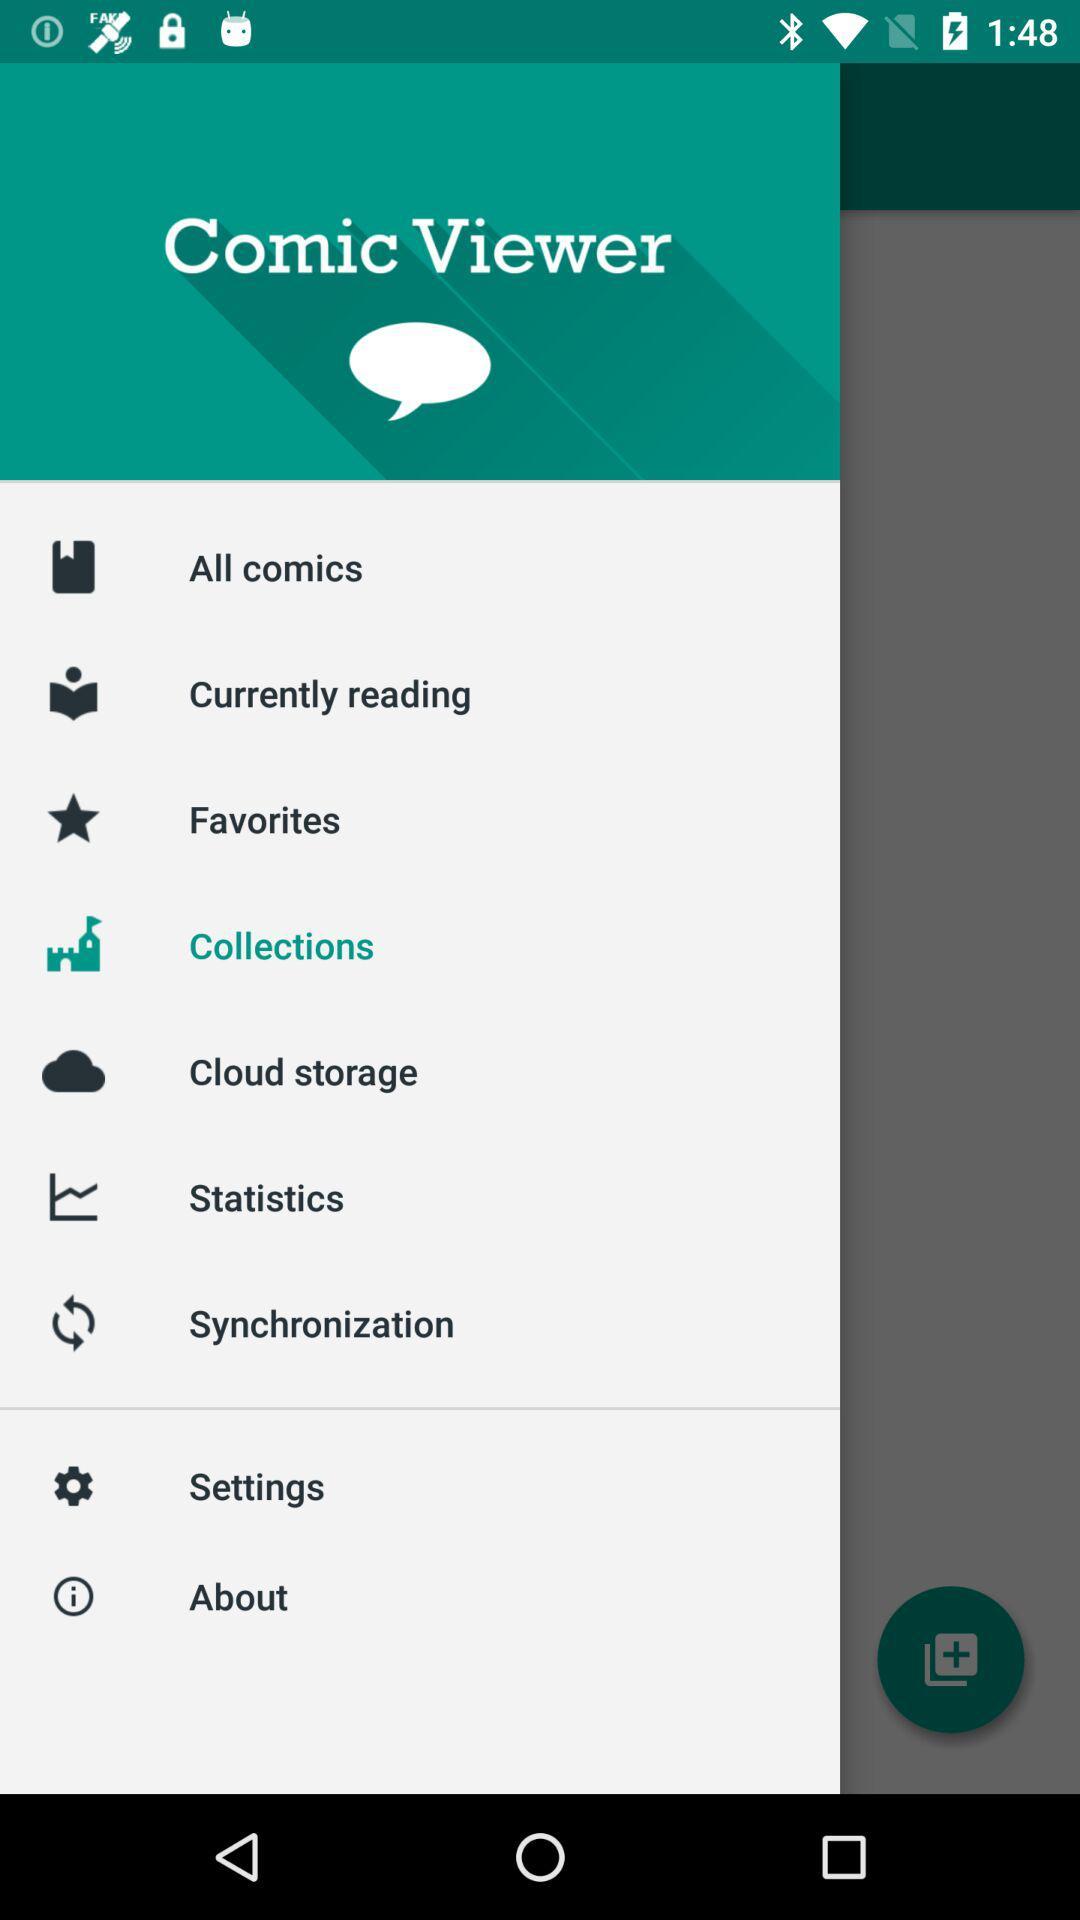  I want to click on the icon which is above cloud storage, so click(72, 944).